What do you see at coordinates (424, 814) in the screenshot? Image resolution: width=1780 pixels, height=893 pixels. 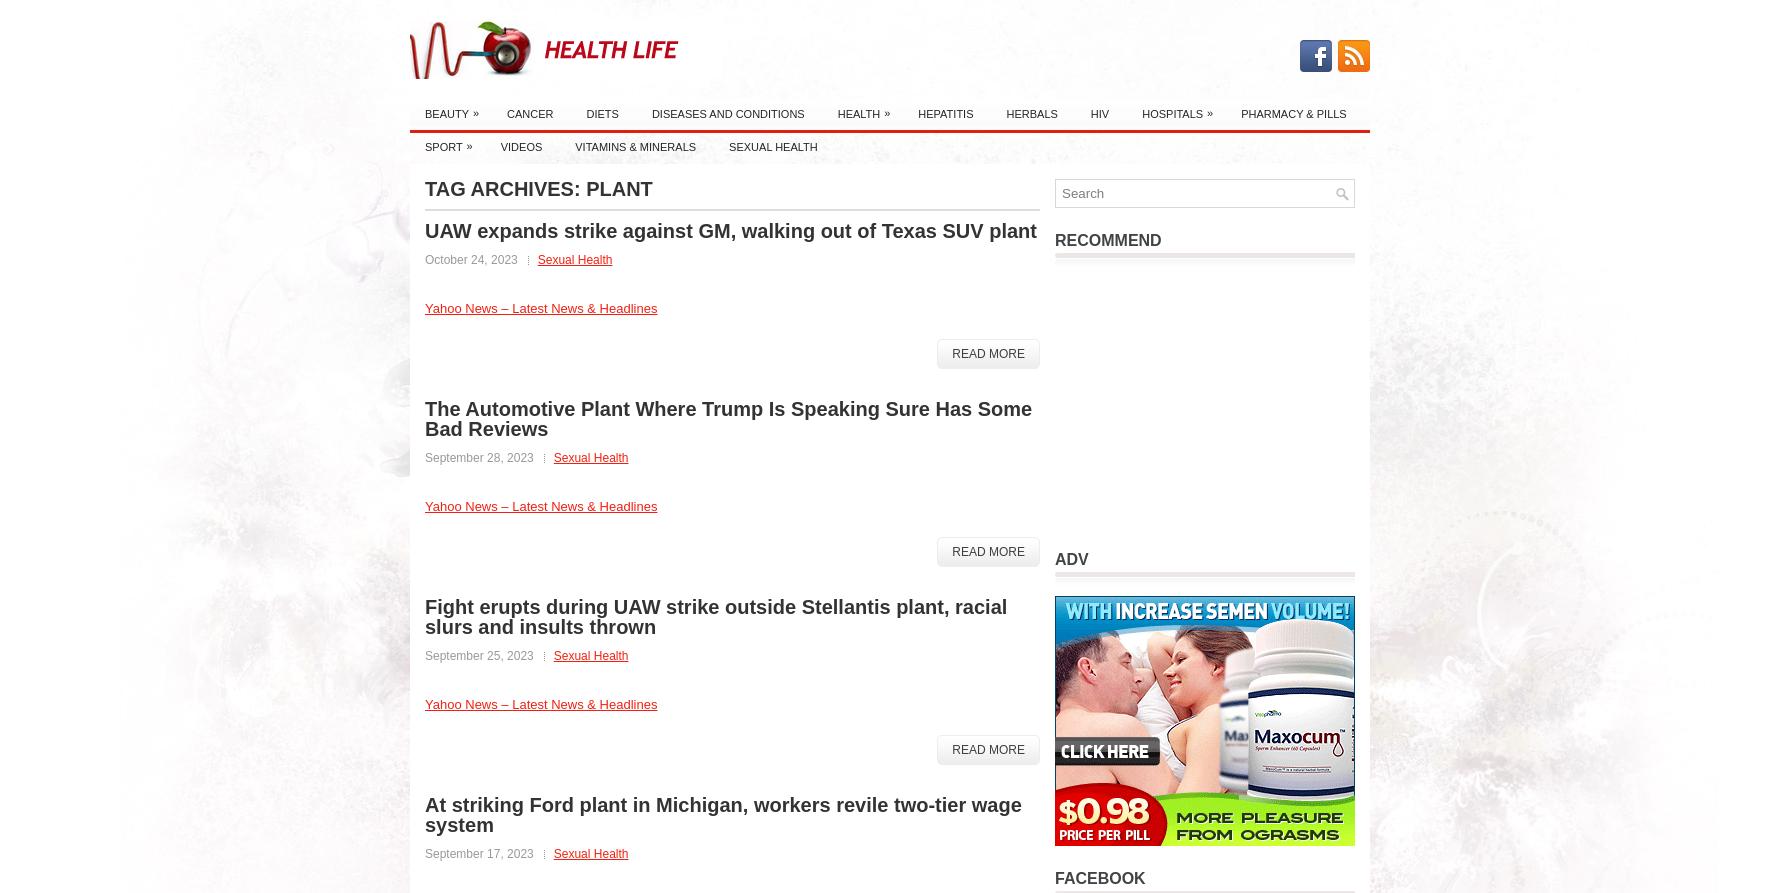 I see `'At striking Ford plant in Michigan, workers revile two-tier wage system'` at bounding box center [424, 814].